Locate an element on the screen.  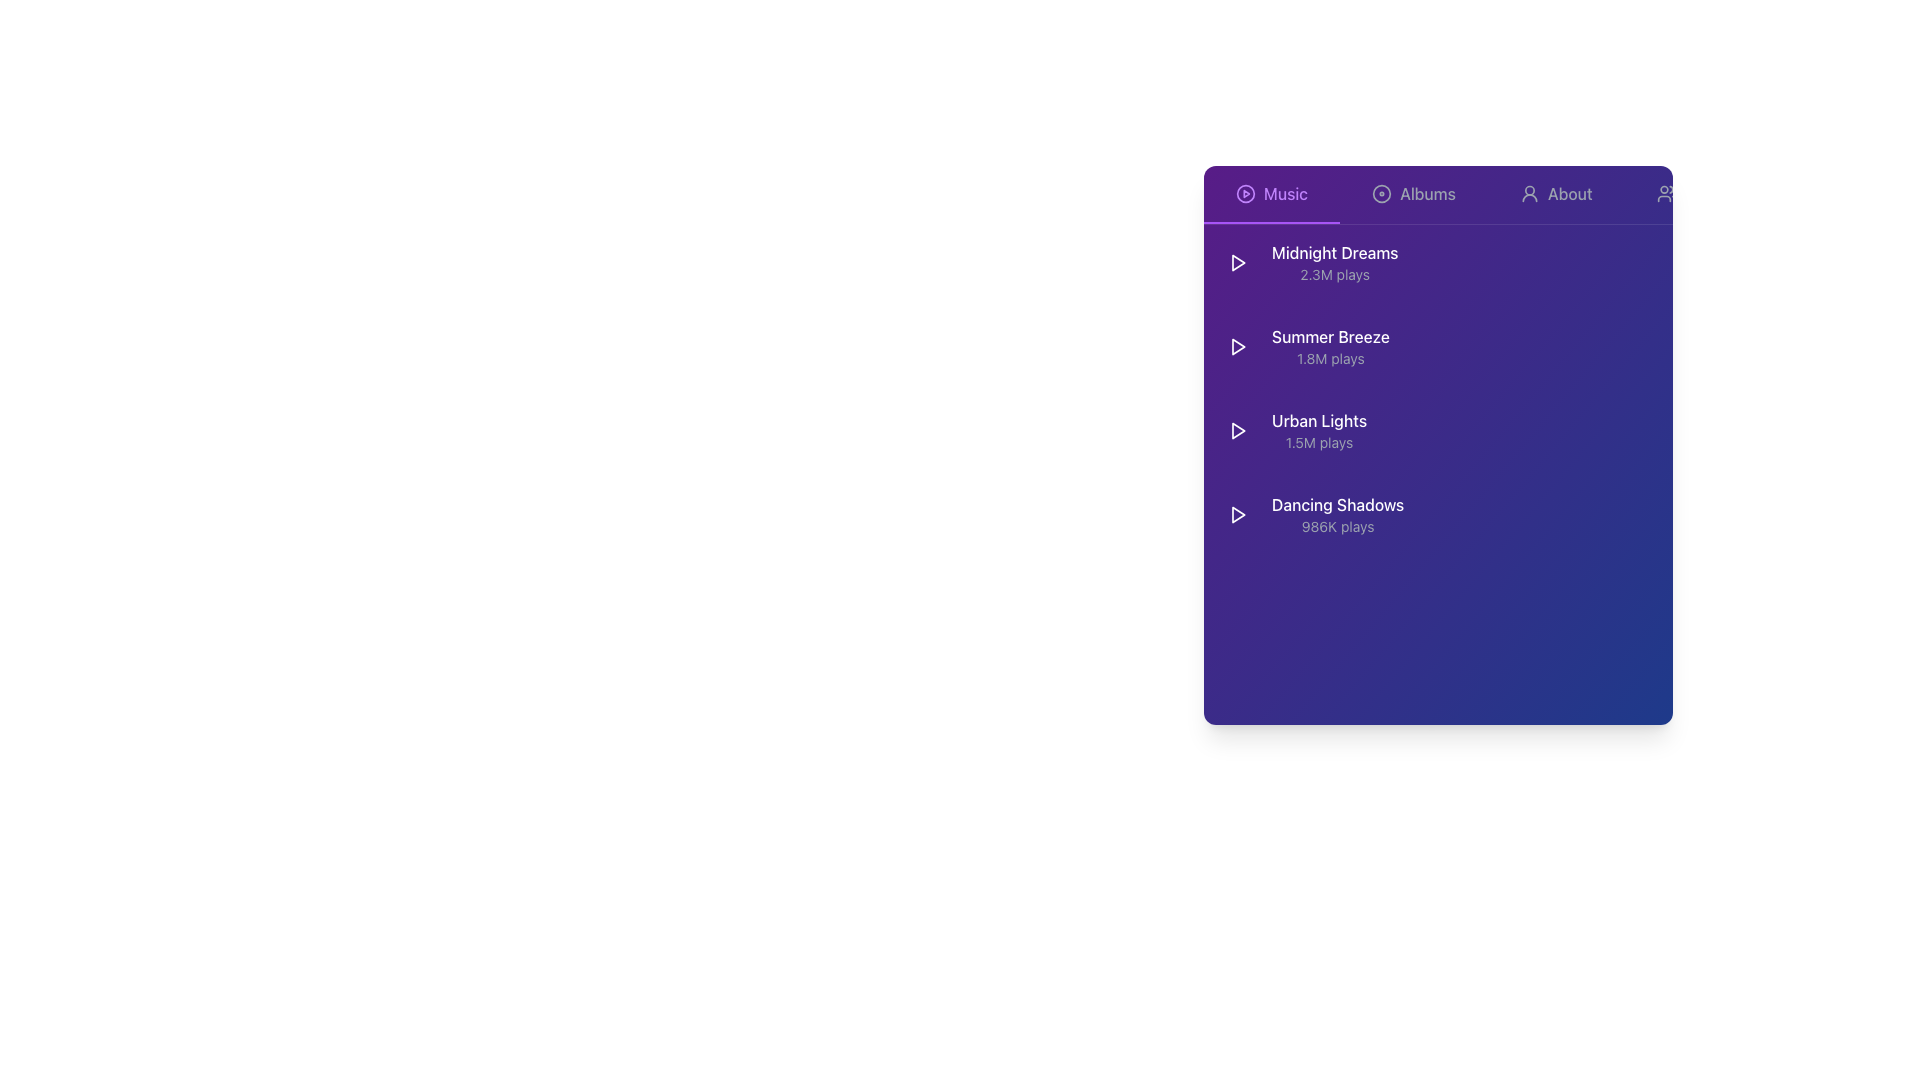
the Ellipsis menu button located near the right edge of the 'Dancing Shadows' list item is located at coordinates (1649, 514).